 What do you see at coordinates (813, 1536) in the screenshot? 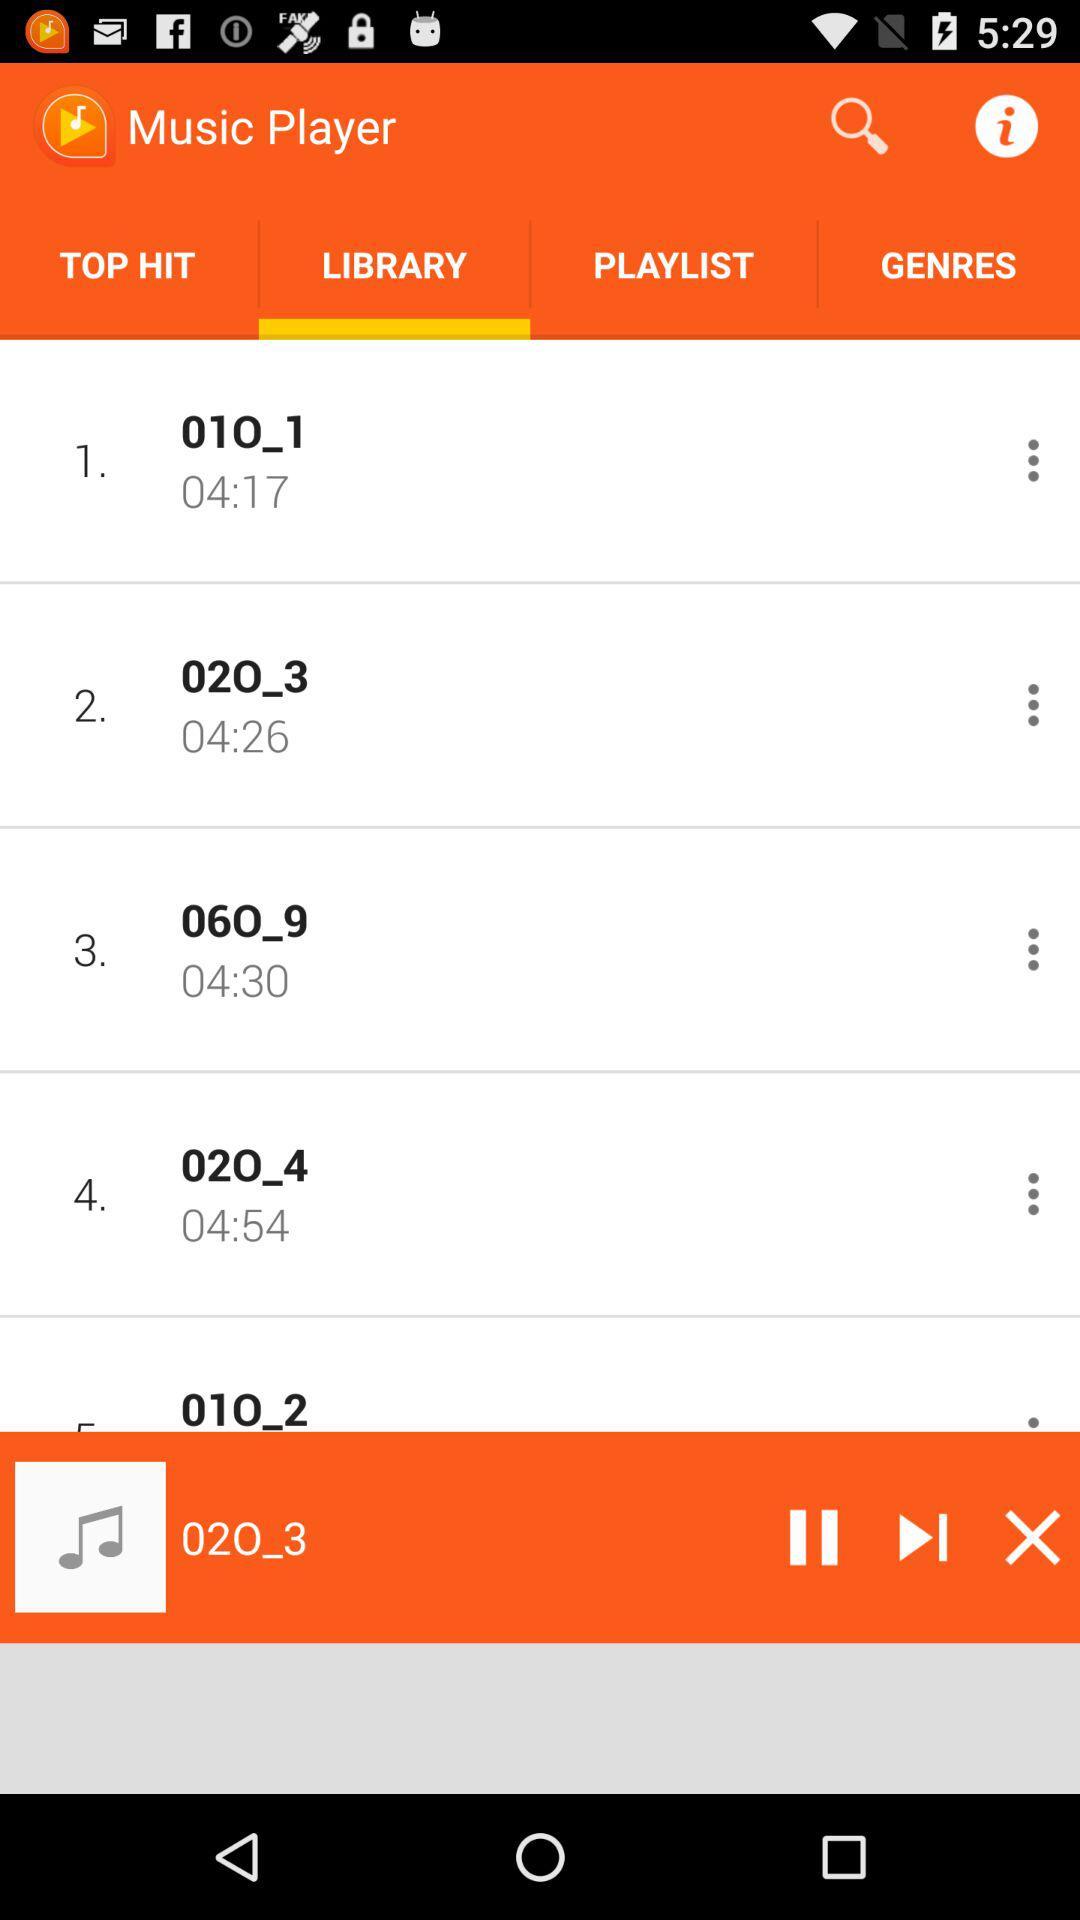
I see `music passe app` at bounding box center [813, 1536].